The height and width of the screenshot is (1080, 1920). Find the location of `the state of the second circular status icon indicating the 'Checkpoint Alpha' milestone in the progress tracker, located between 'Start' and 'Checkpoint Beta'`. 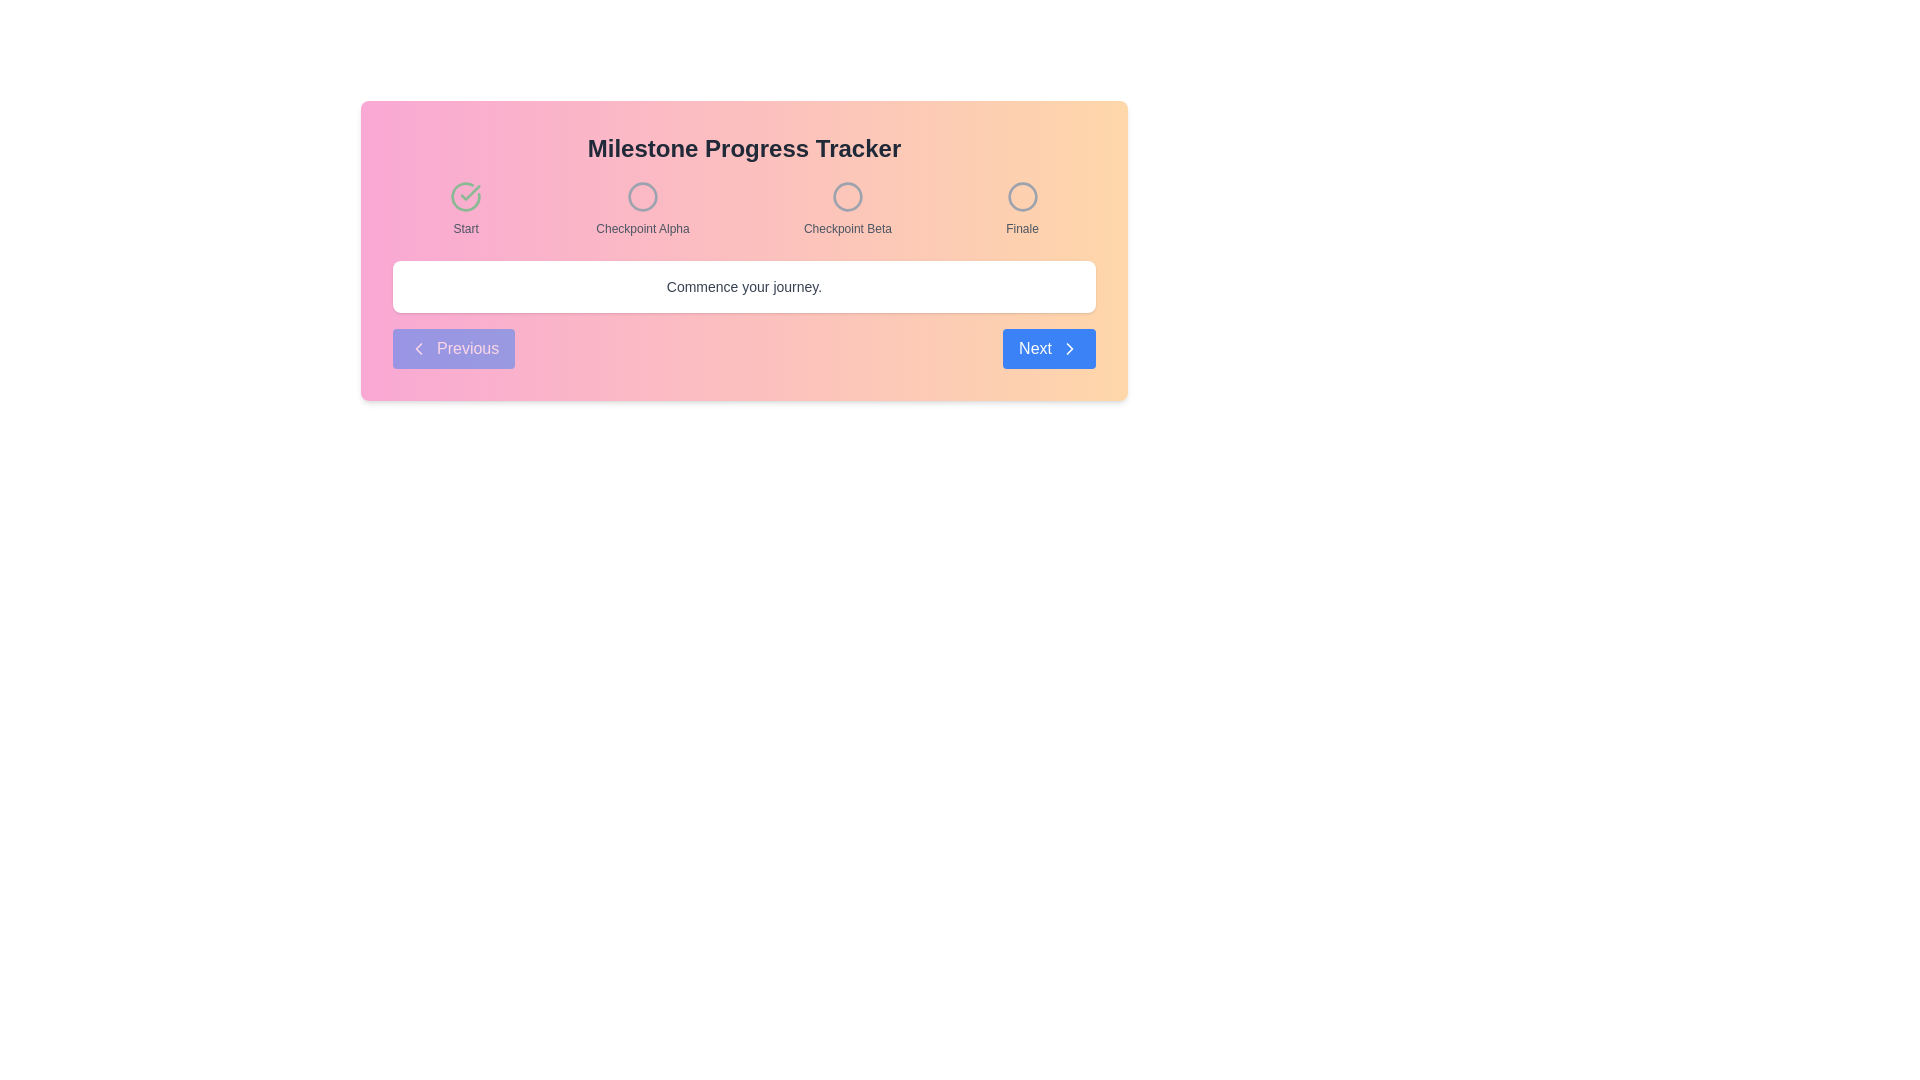

the state of the second circular status icon indicating the 'Checkpoint Alpha' milestone in the progress tracker, located between 'Start' and 'Checkpoint Beta' is located at coordinates (643, 196).